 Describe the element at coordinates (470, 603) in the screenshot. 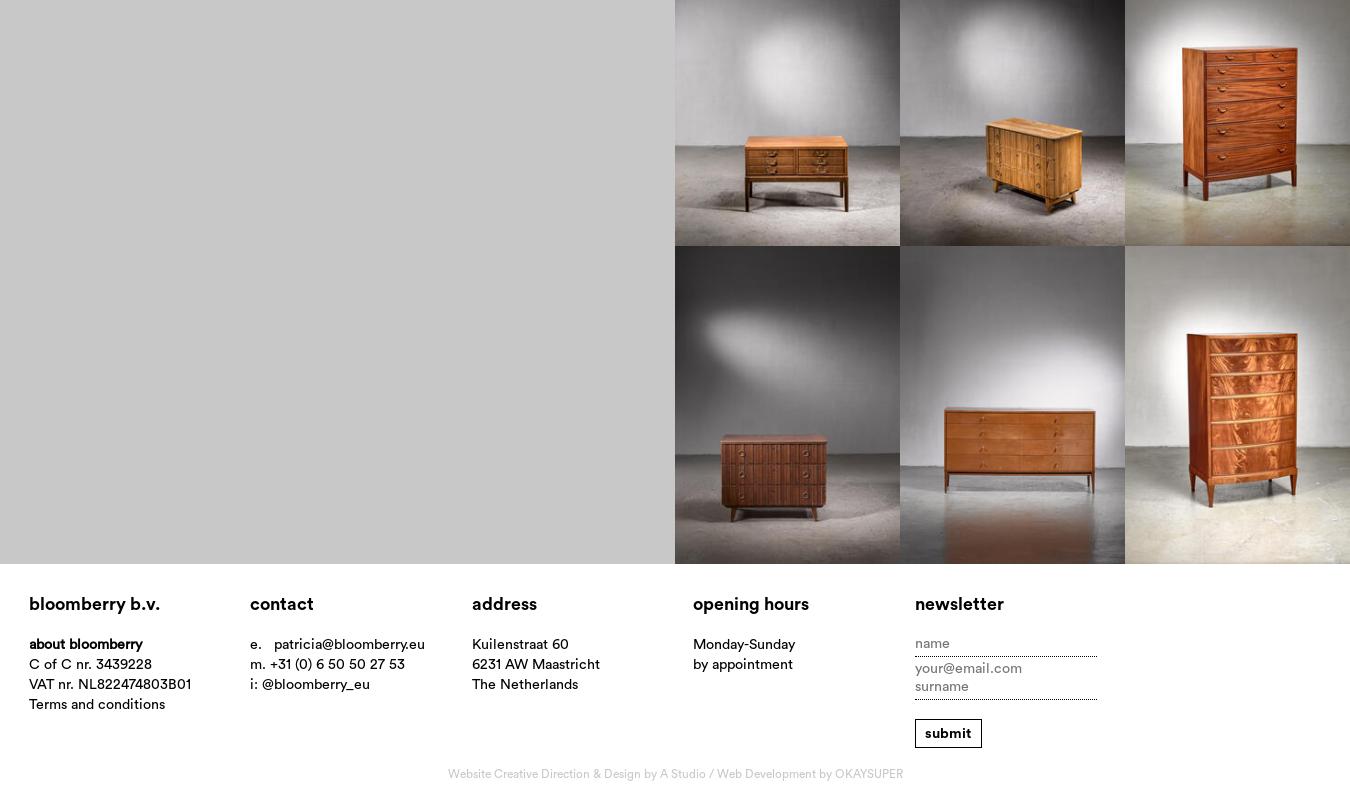

I see `'Address'` at that location.